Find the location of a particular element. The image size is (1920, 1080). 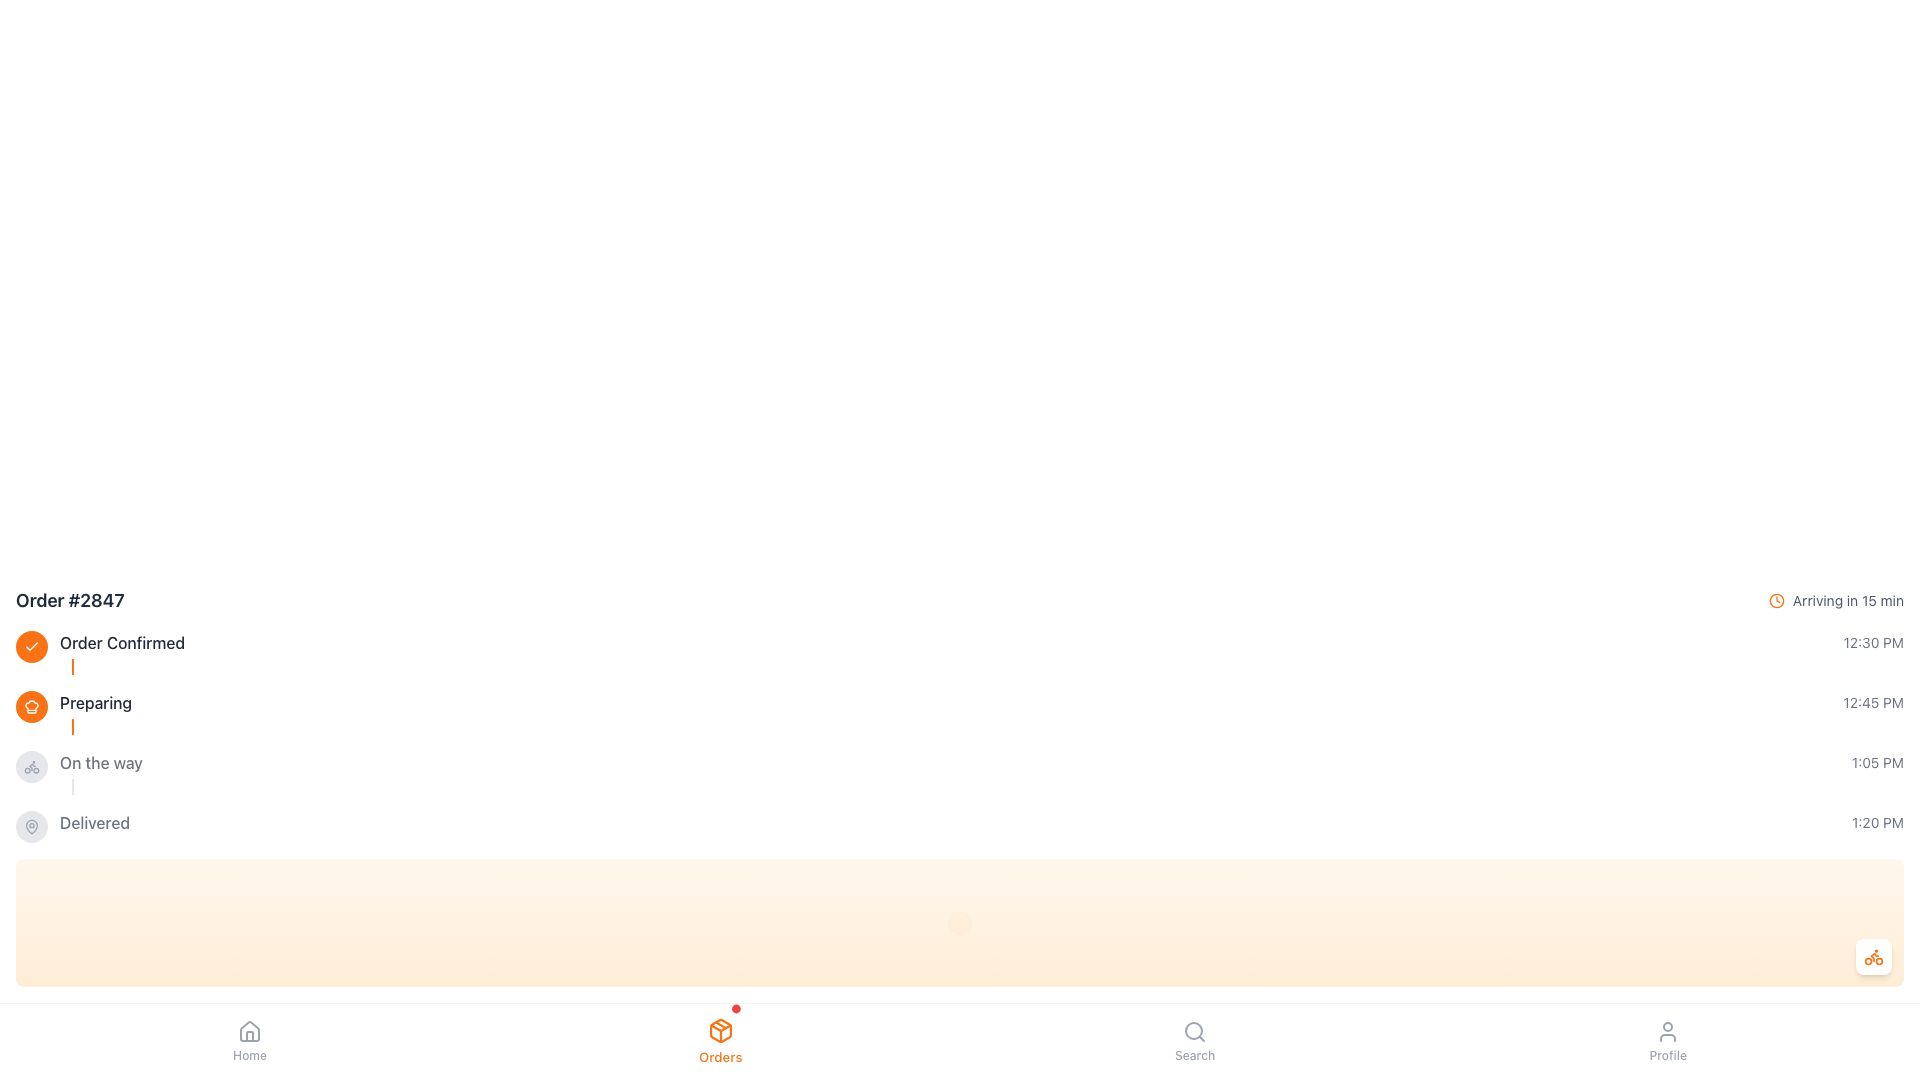

the second vertical line in the series of status indicators, which marks the 'Preparing' phase as active is located at coordinates (72, 726).